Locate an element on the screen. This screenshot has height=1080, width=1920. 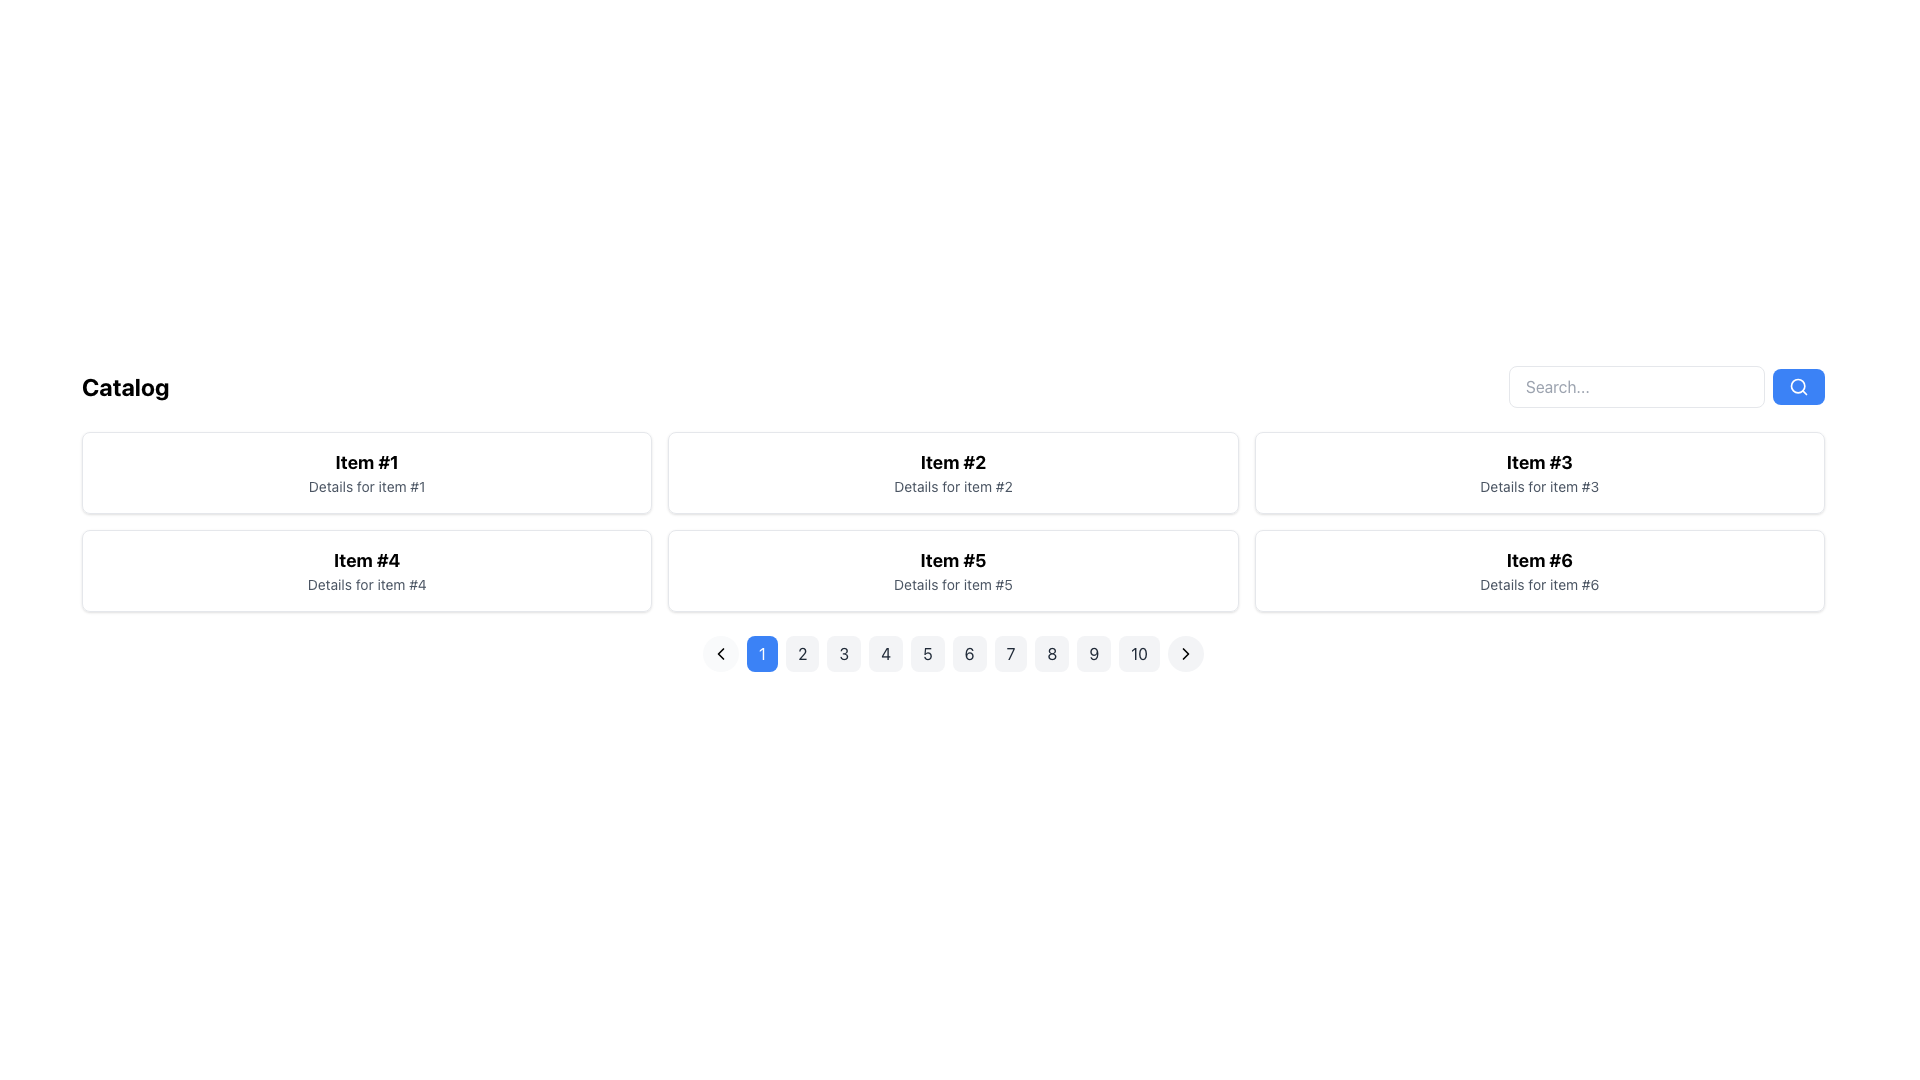
the second card in the grid layout that serves as a visual representation of an item, located between the cards for 'Item #1' and 'Item #3' is located at coordinates (952, 473).